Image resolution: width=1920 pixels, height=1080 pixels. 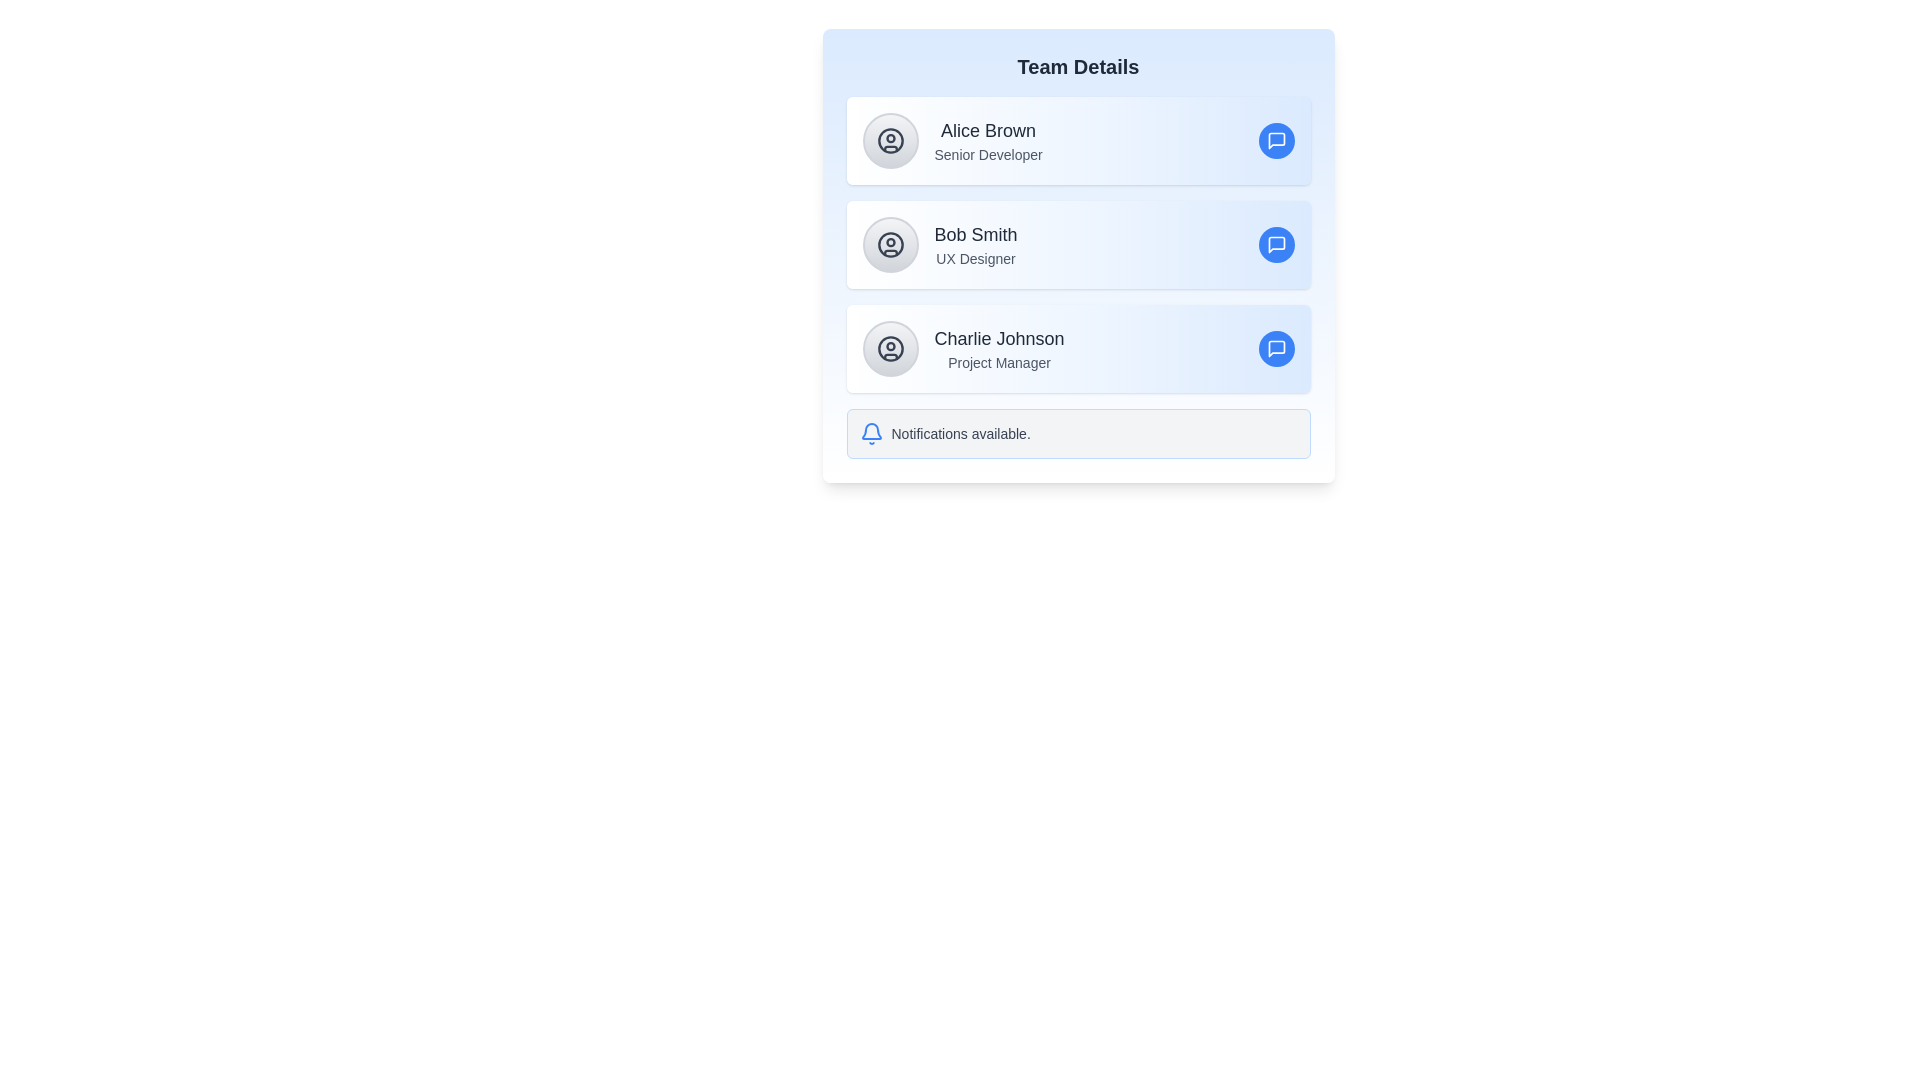 What do you see at coordinates (889, 347) in the screenshot?
I see `the circular user icon representing Charlie Johnson` at bounding box center [889, 347].